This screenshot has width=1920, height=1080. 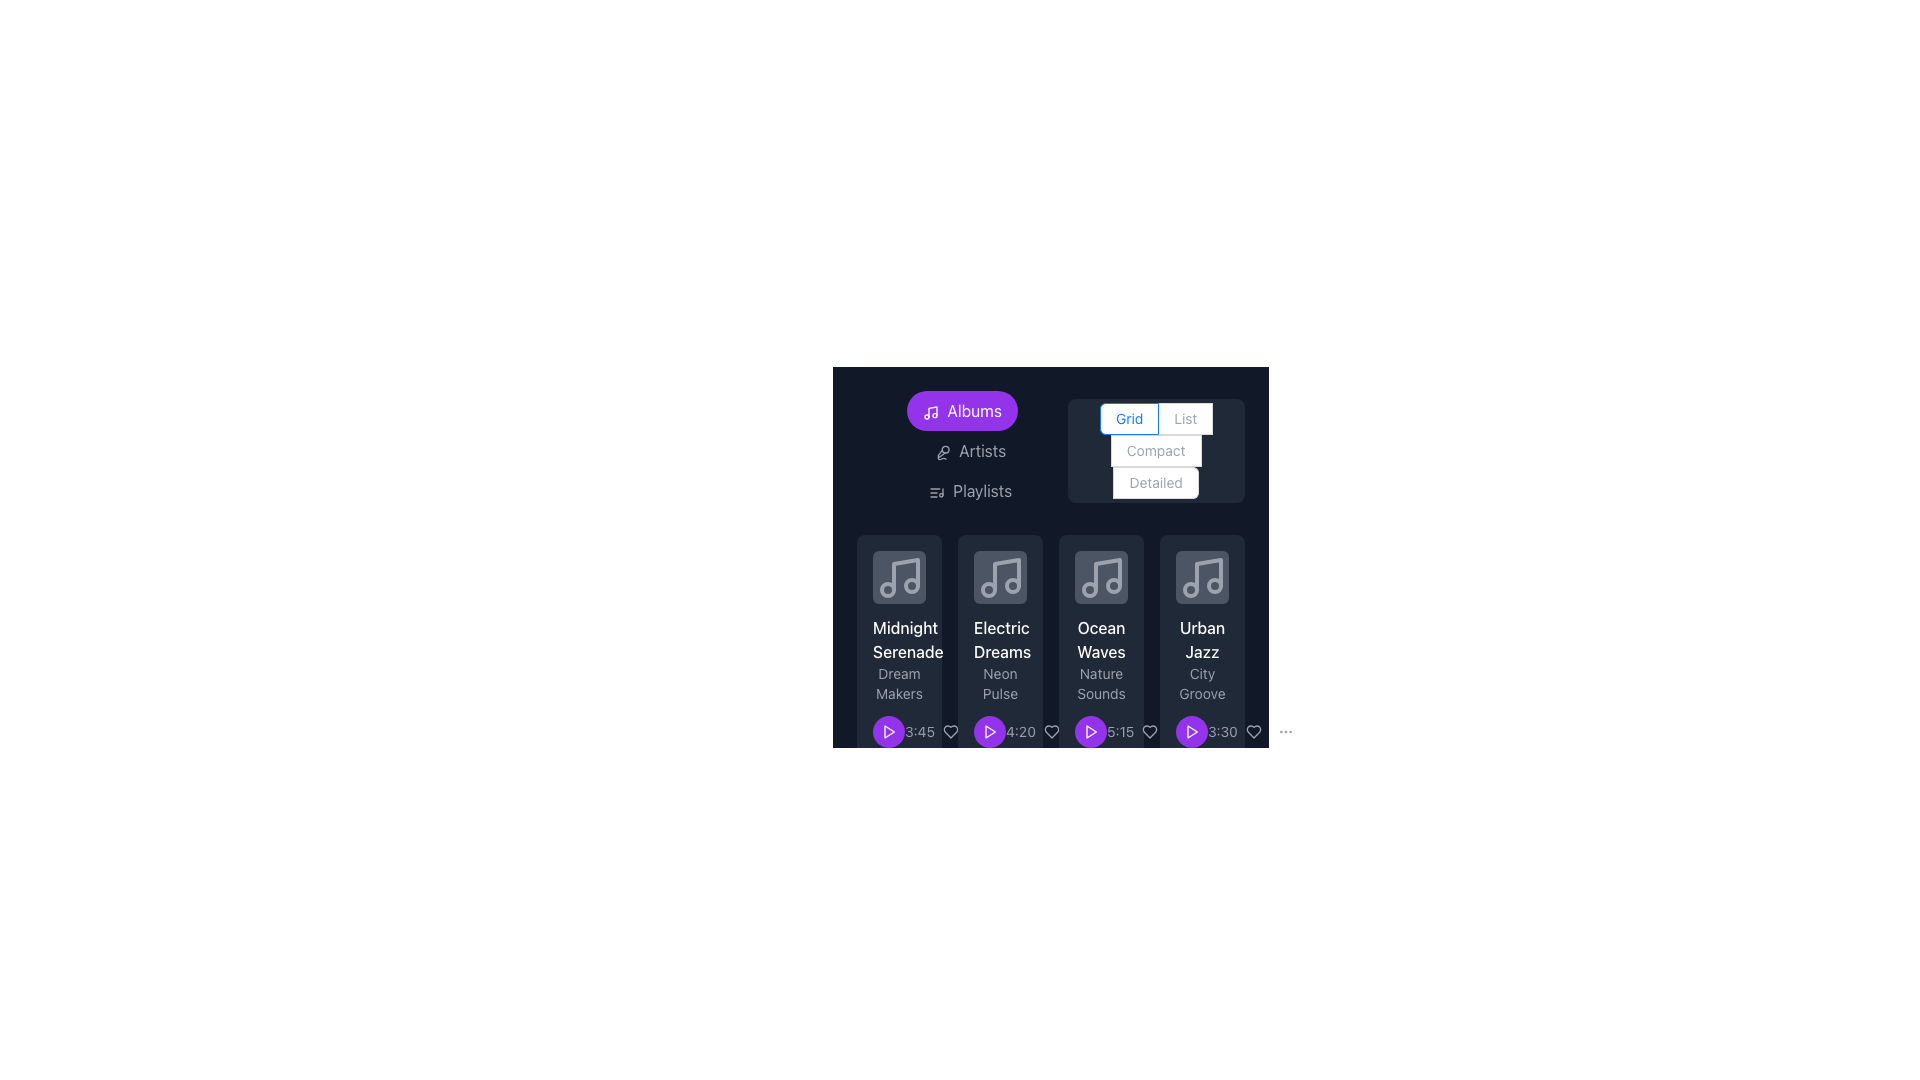 What do you see at coordinates (1191, 732) in the screenshot?
I see `the circular button with a purple background and a white play icon inside, located in the bottom section of the 'Urban Jazz' card for keyboard interaction` at bounding box center [1191, 732].